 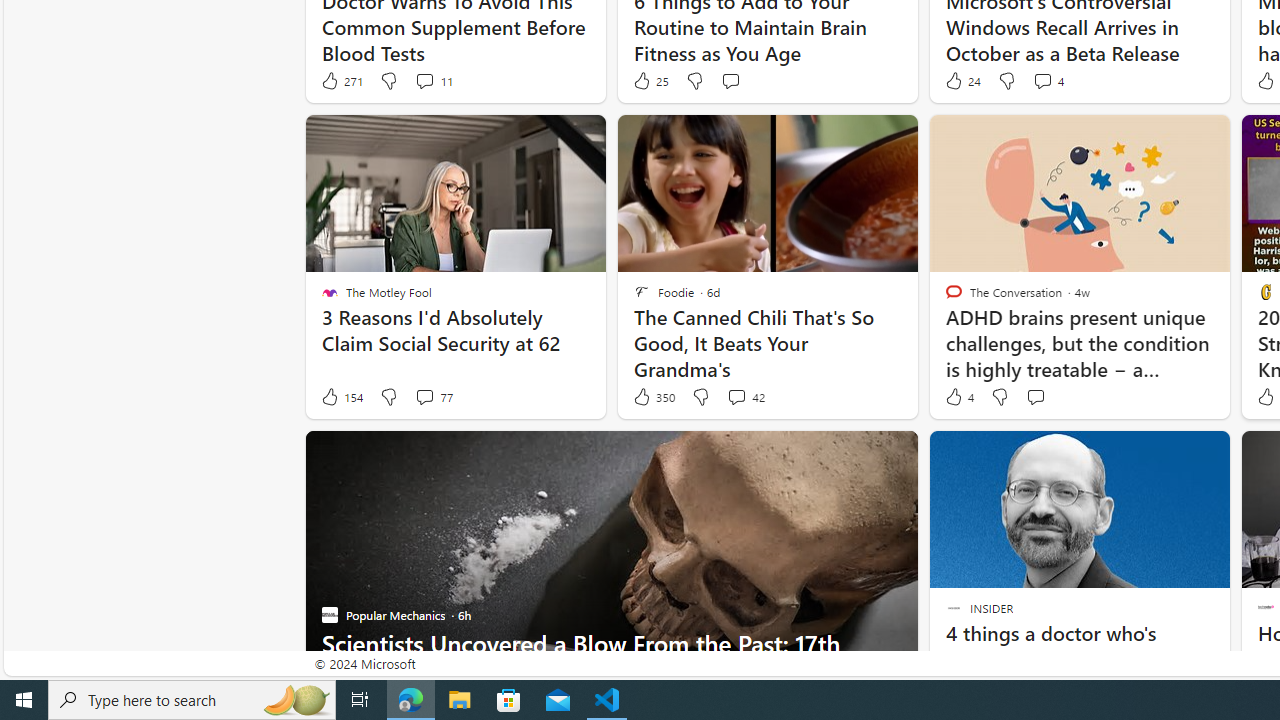 I want to click on 'View comments 11 Comment', so click(x=432, y=80).